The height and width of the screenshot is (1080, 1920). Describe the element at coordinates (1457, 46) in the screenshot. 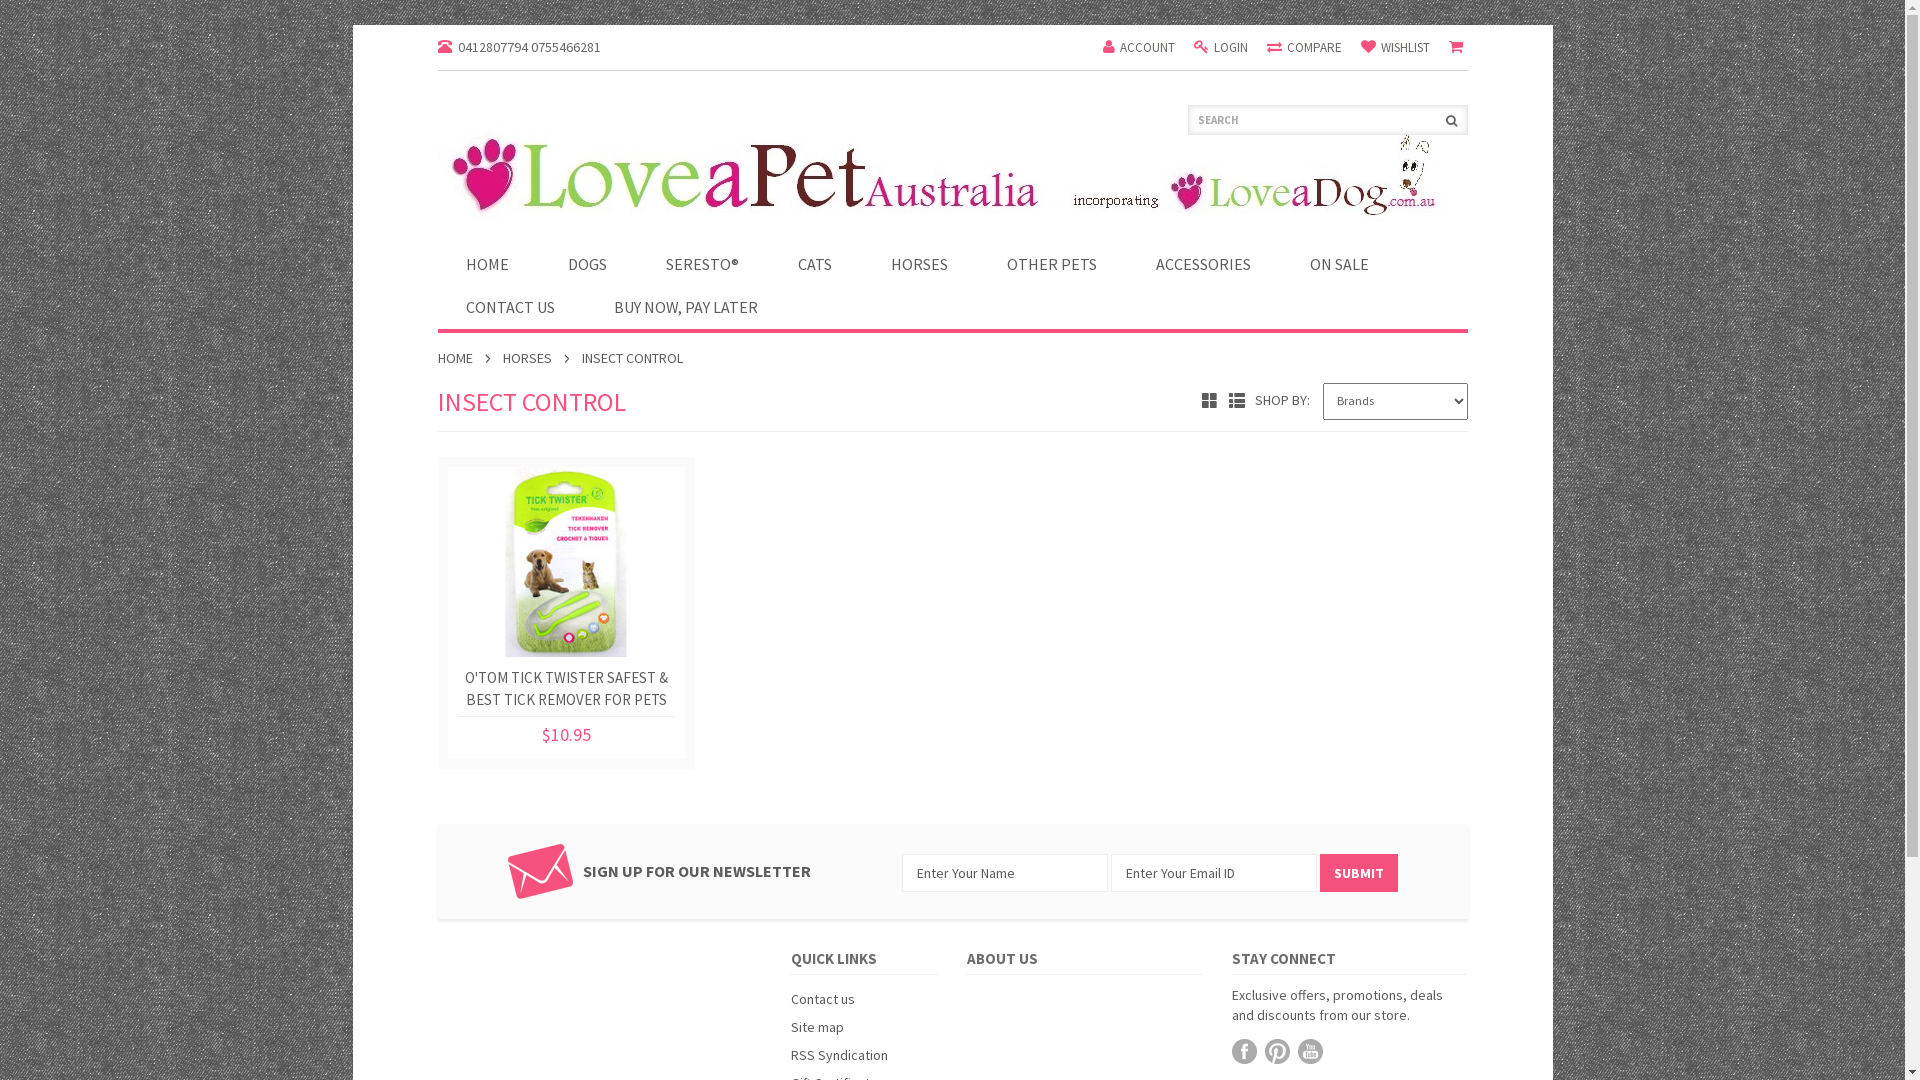

I see `'View Cart'` at that location.